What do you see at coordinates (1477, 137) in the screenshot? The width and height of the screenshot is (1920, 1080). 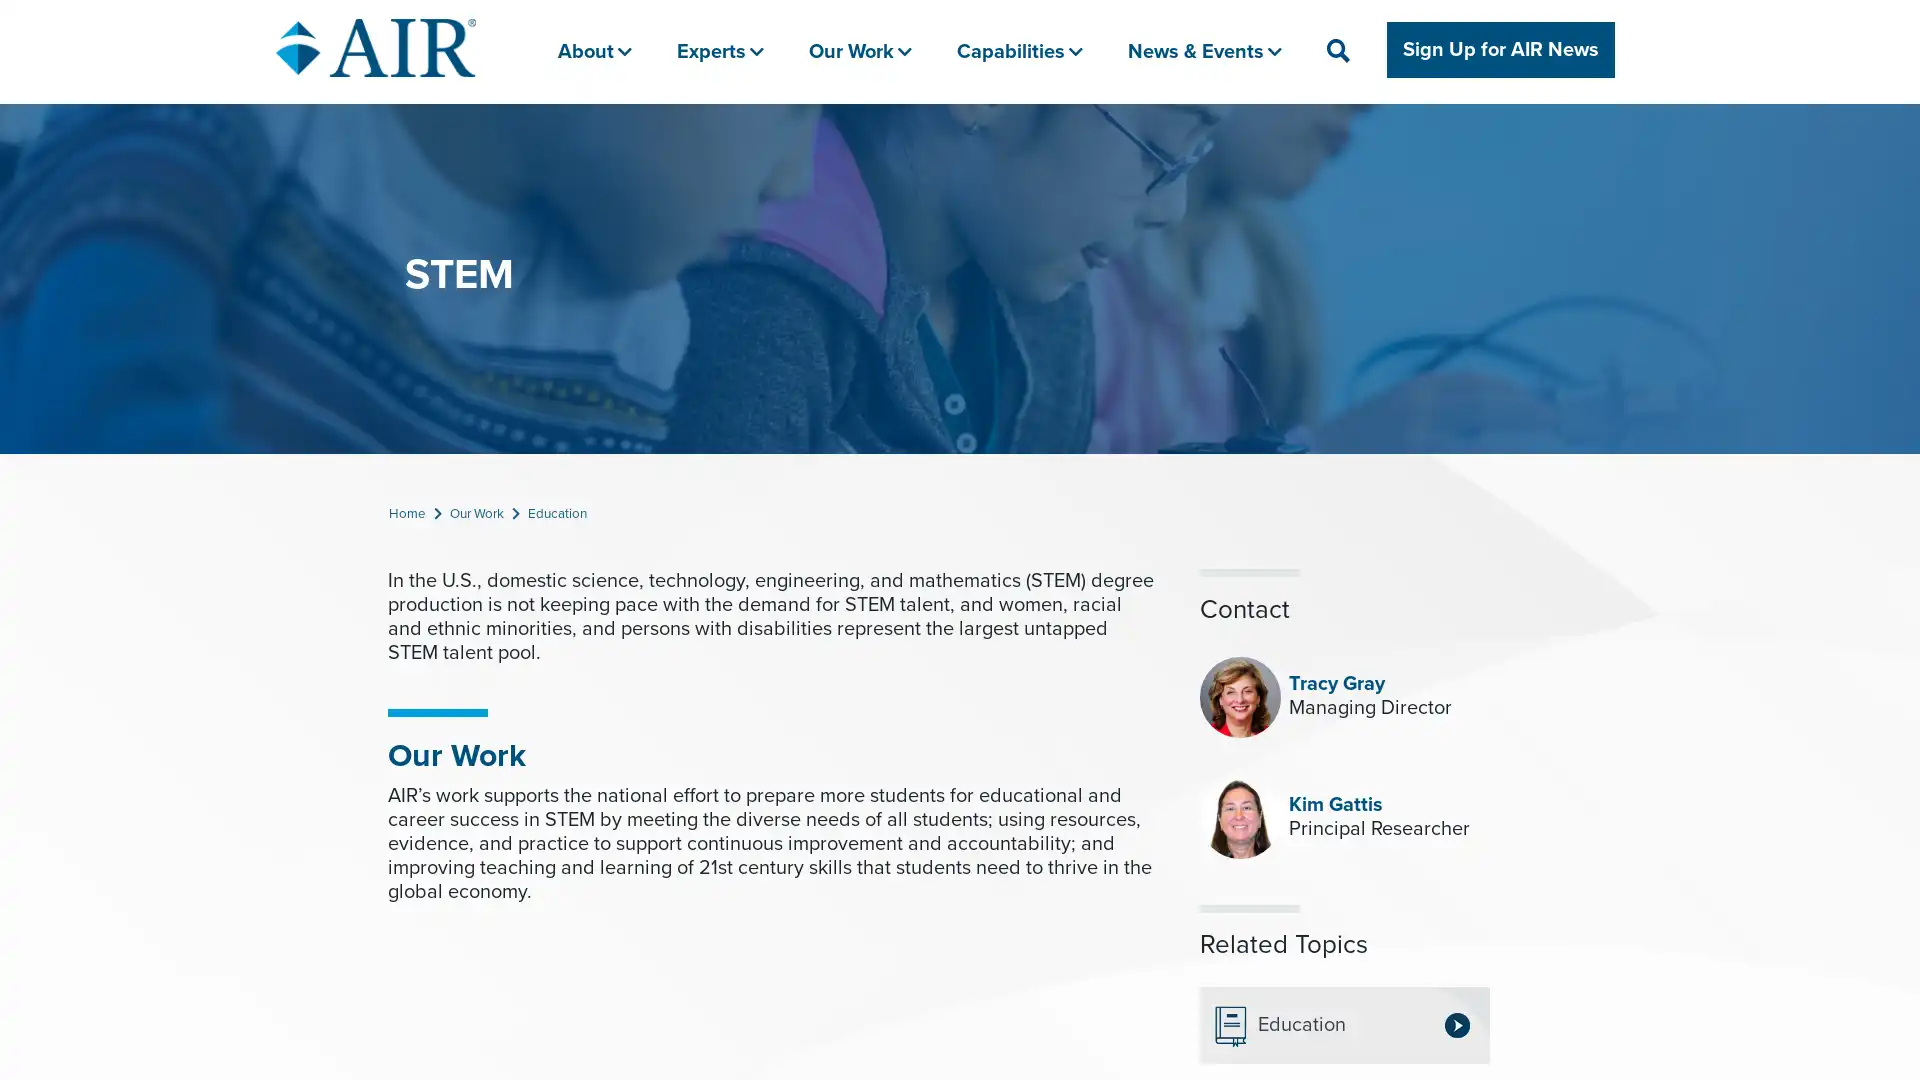 I see `Reset` at bounding box center [1477, 137].